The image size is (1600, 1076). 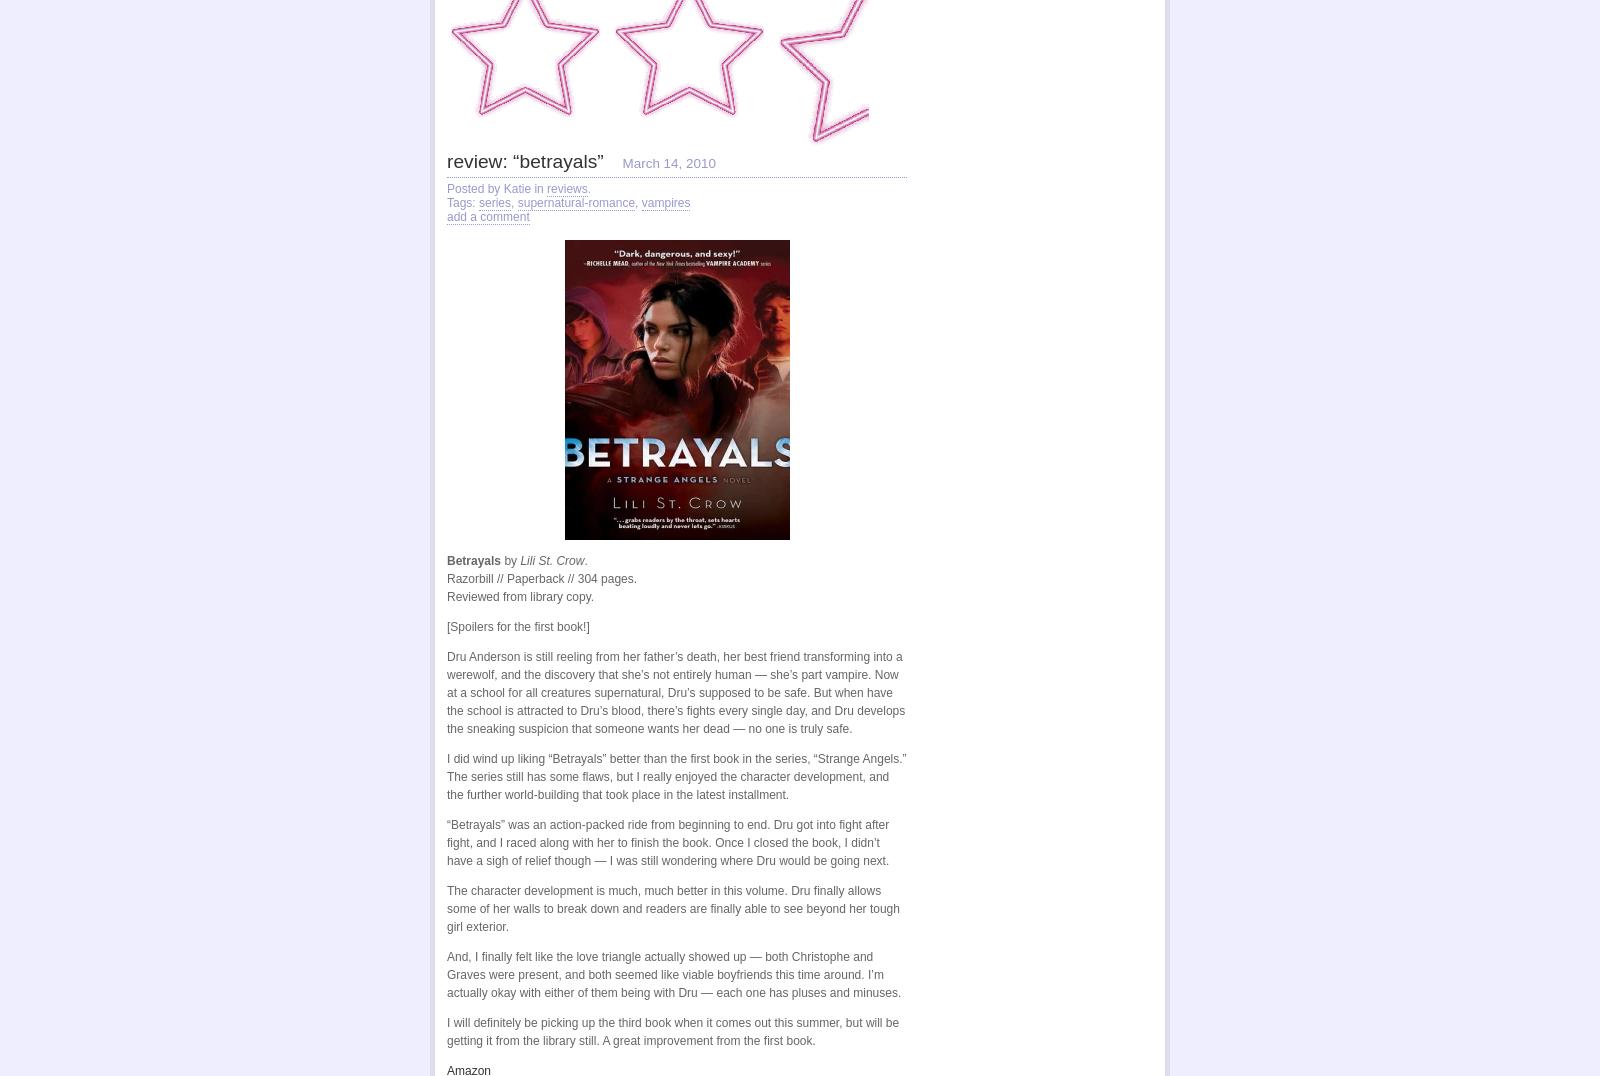 I want to click on '[Spoilers for the first book!]', so click(x=516, y=626).